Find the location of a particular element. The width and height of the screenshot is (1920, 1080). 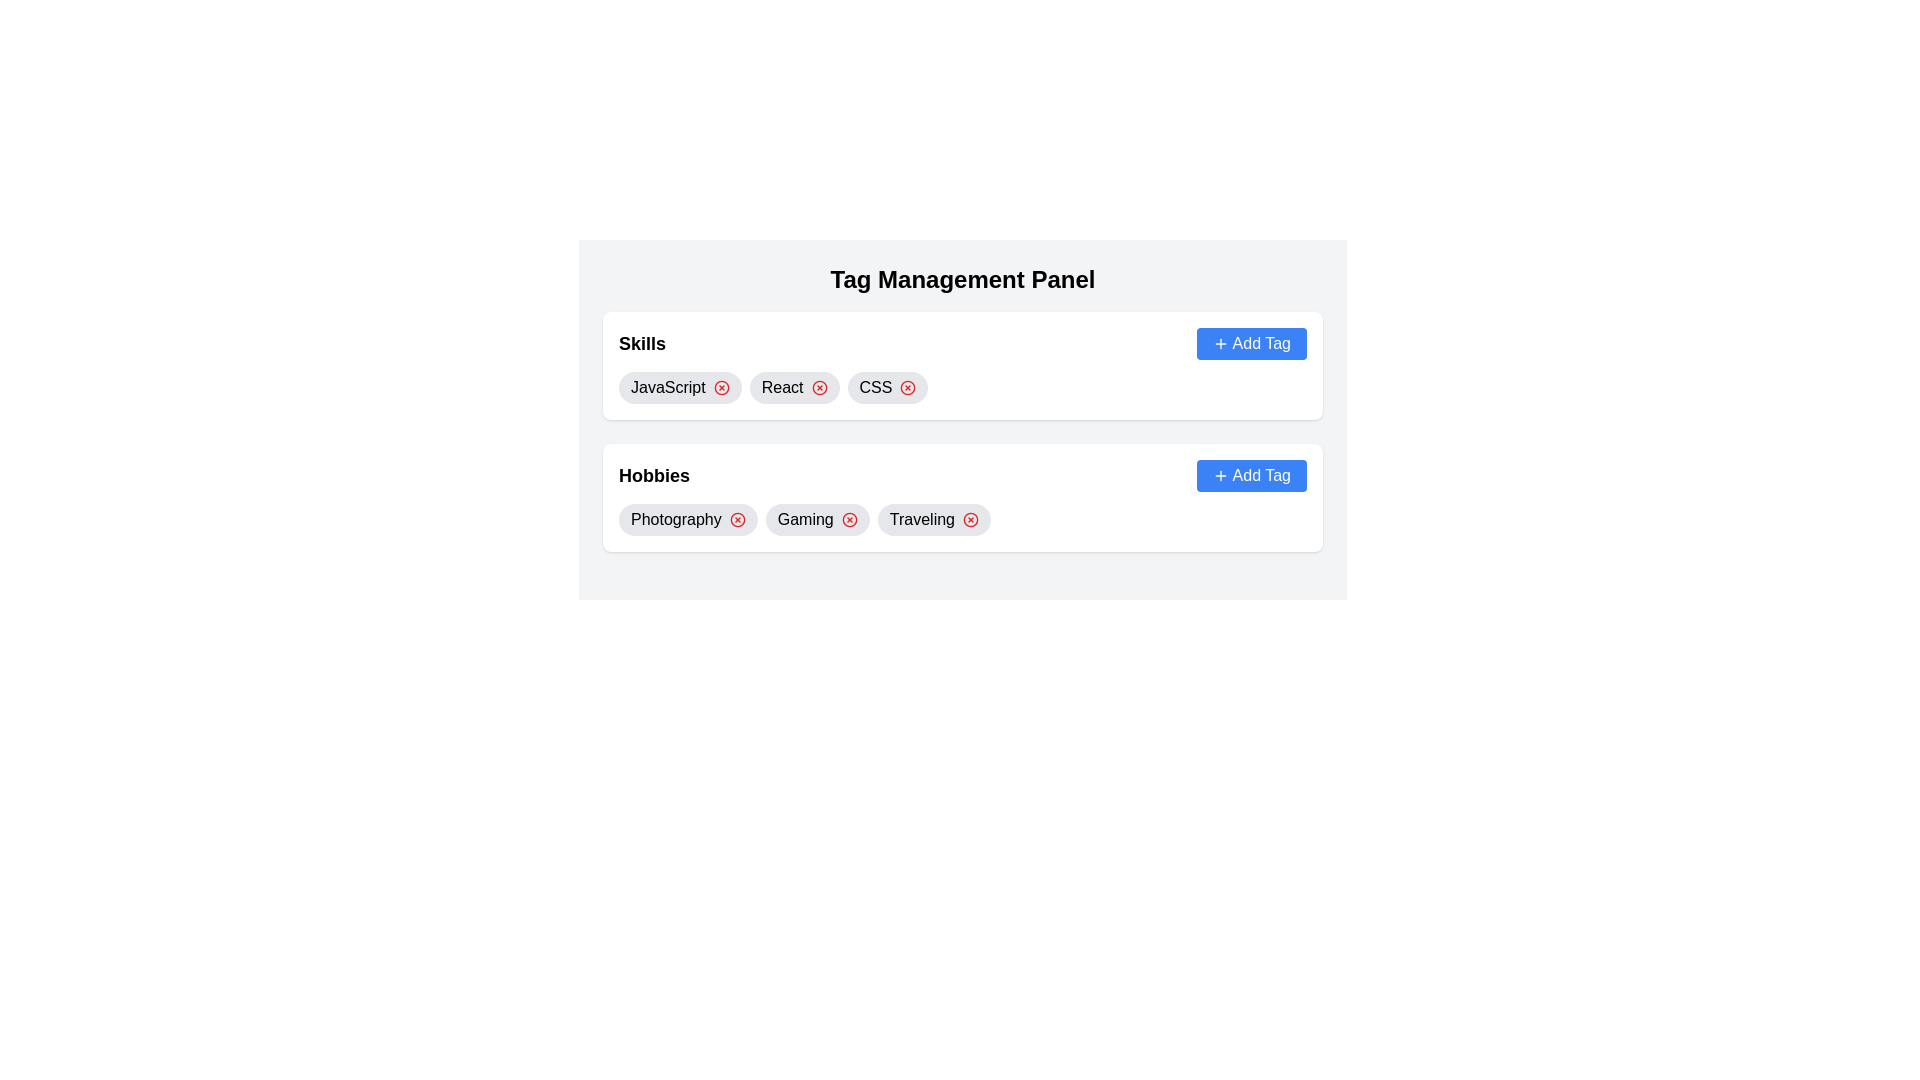

the small circular red button with an 'X' icon located to the right of the 'JavaScript' text in the 'Skills' section to observe a color change is located at coordinates (720, 388).